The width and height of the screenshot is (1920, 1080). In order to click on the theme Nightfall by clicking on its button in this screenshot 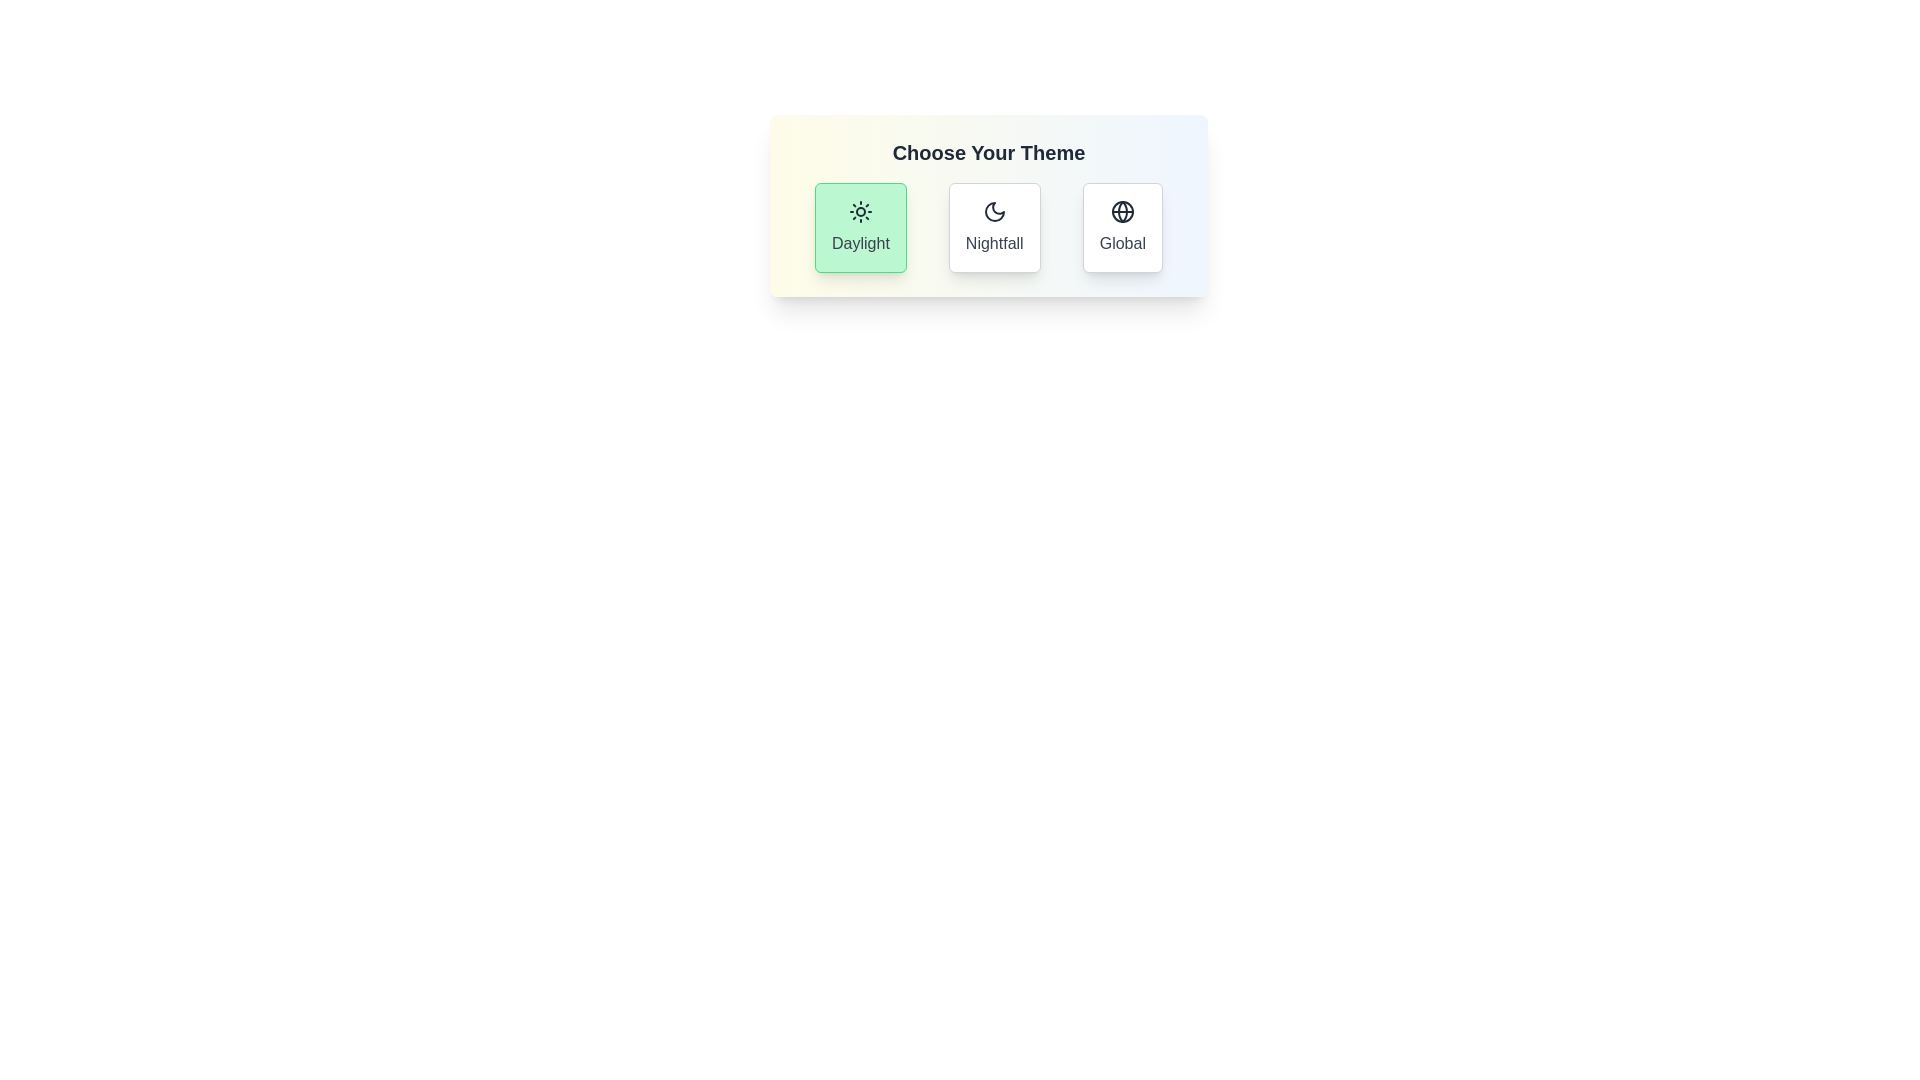, I will do `click(994, 226)`.